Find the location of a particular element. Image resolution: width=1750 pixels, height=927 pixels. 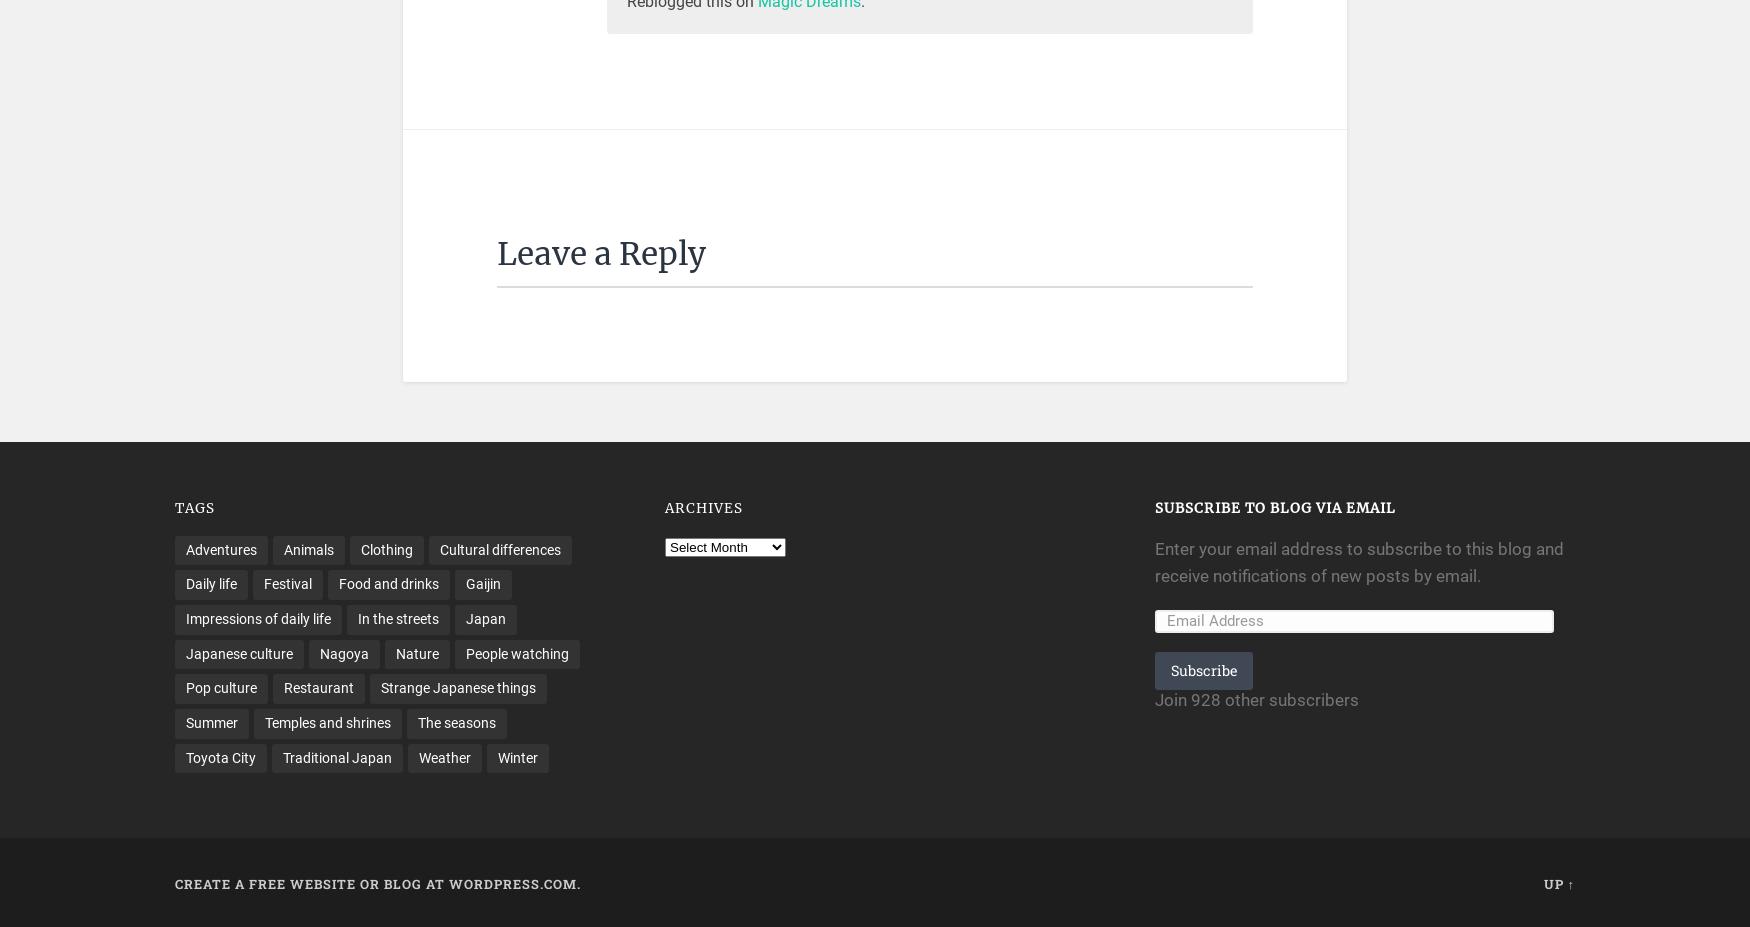

'Summer' is located at coordinates (211, 721).